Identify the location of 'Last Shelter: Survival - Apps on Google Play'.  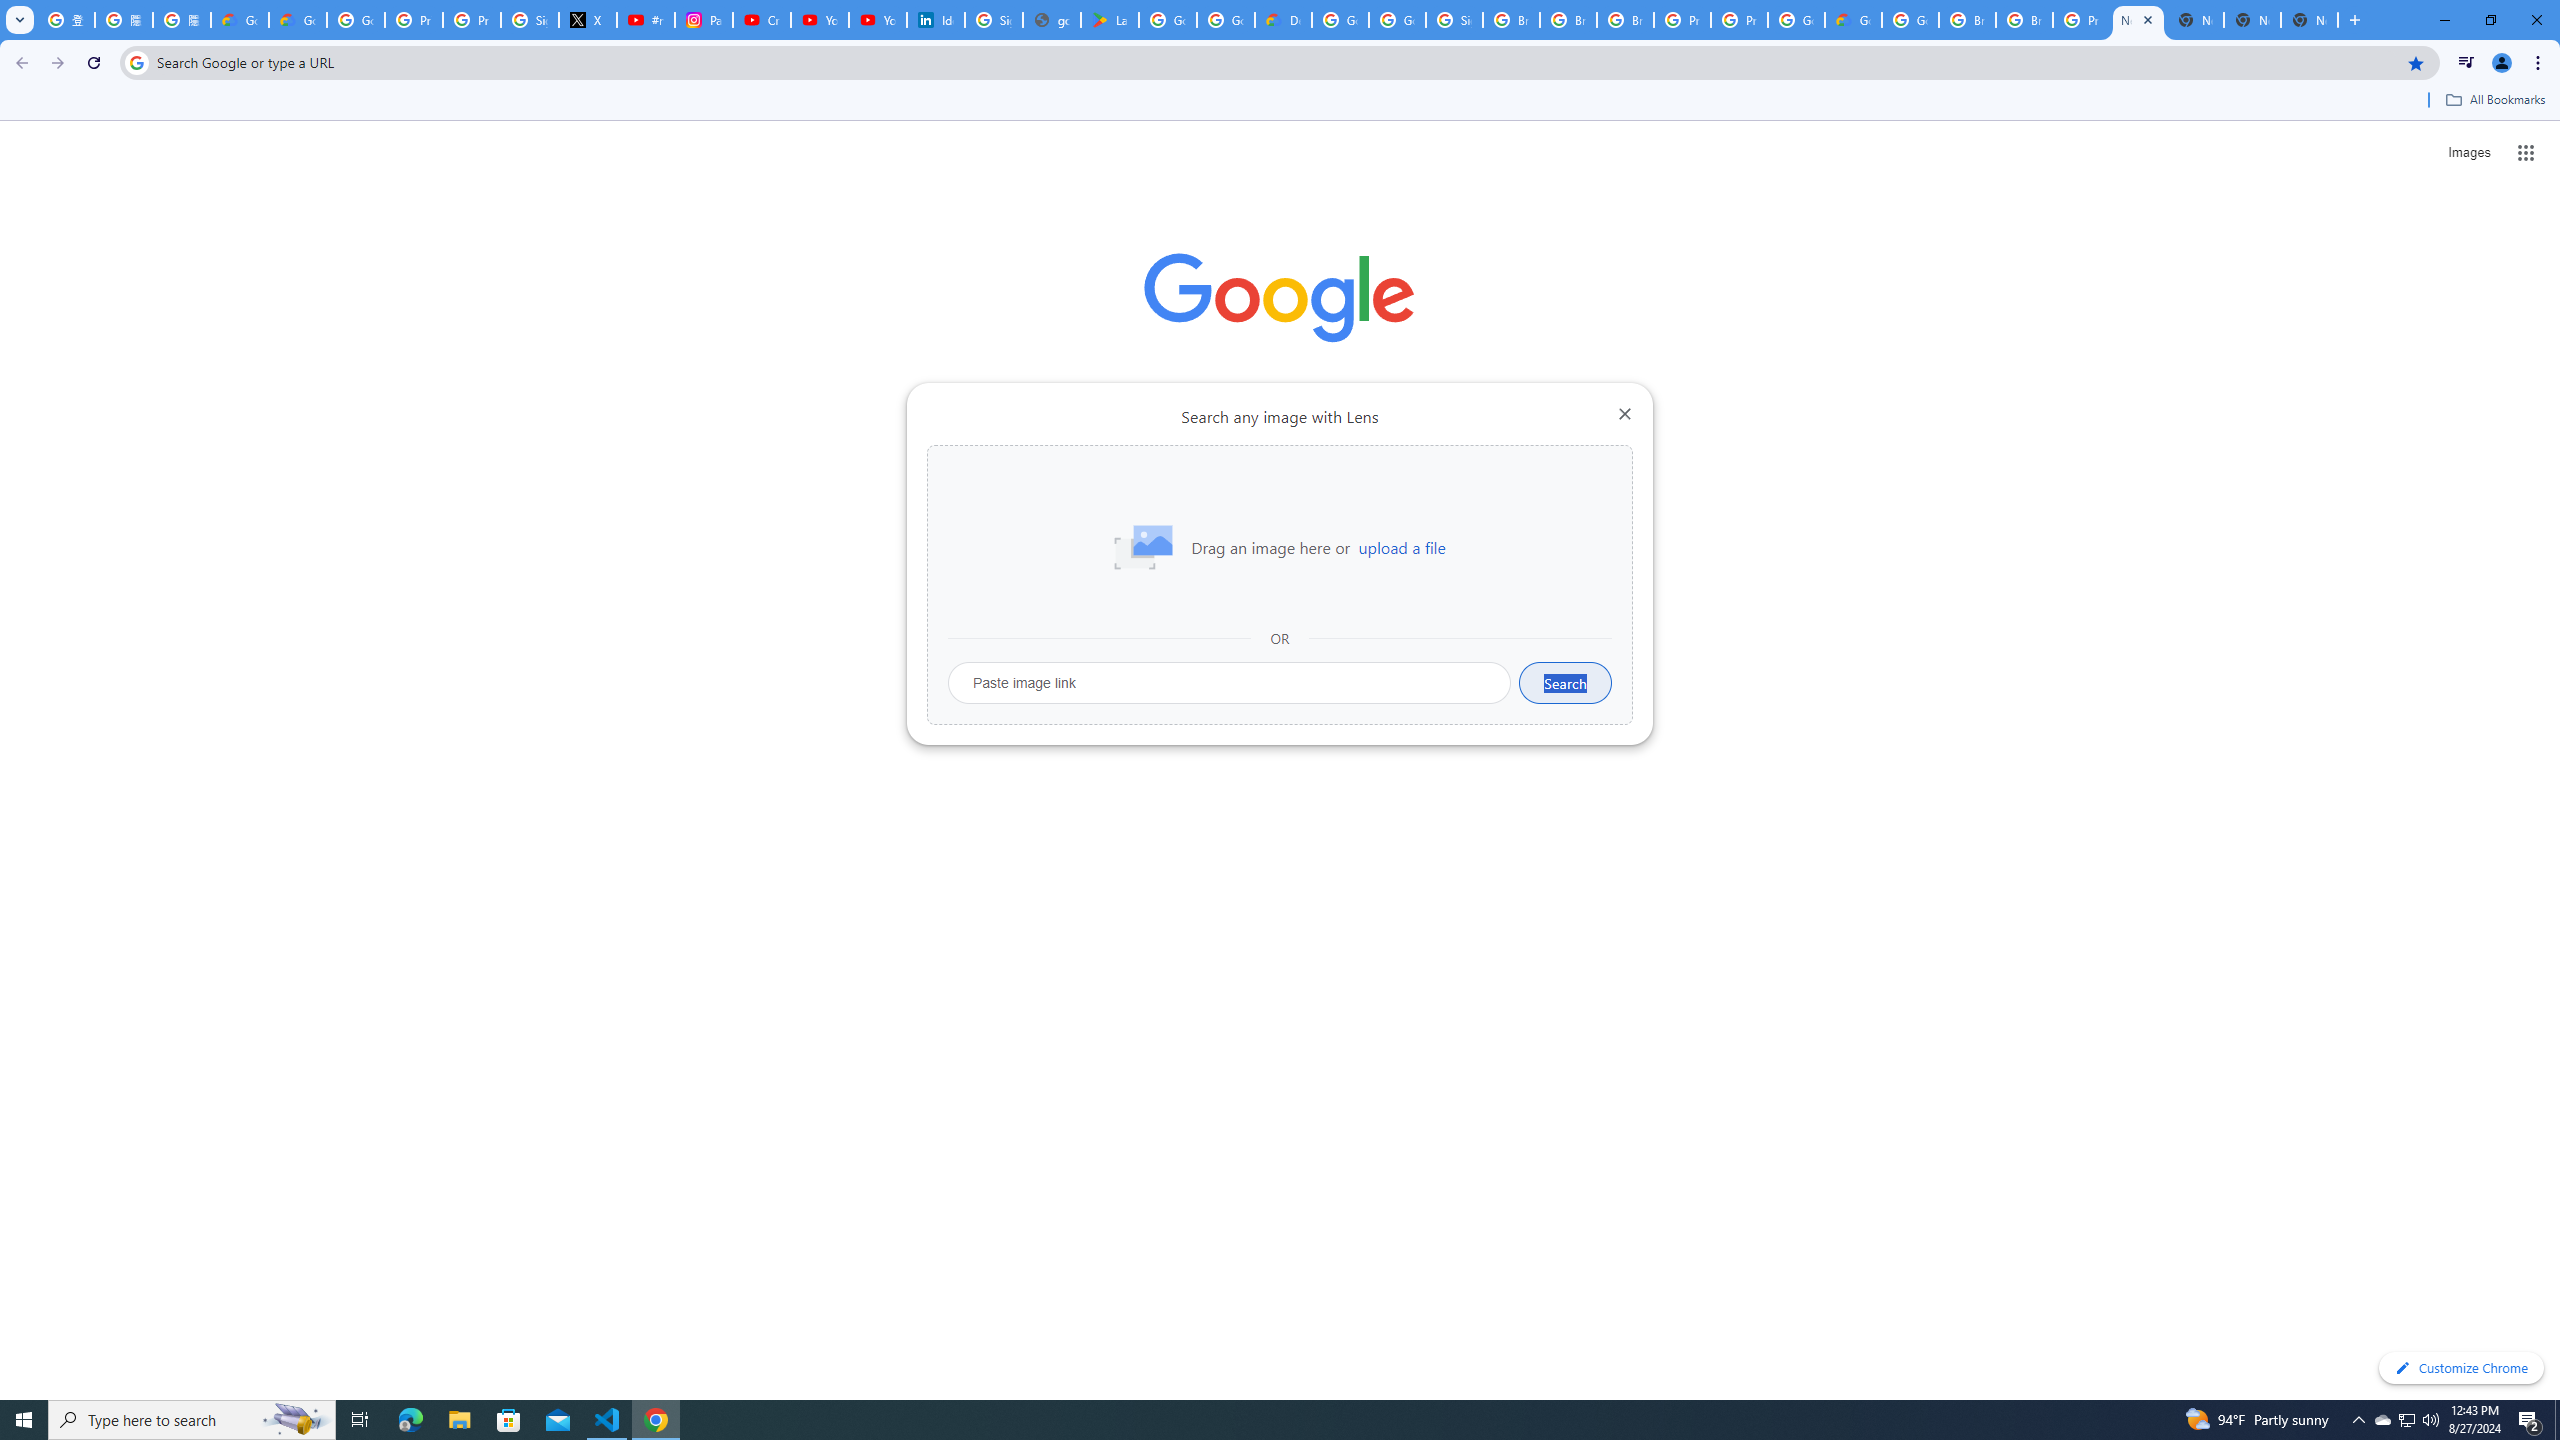
(1108, 19).